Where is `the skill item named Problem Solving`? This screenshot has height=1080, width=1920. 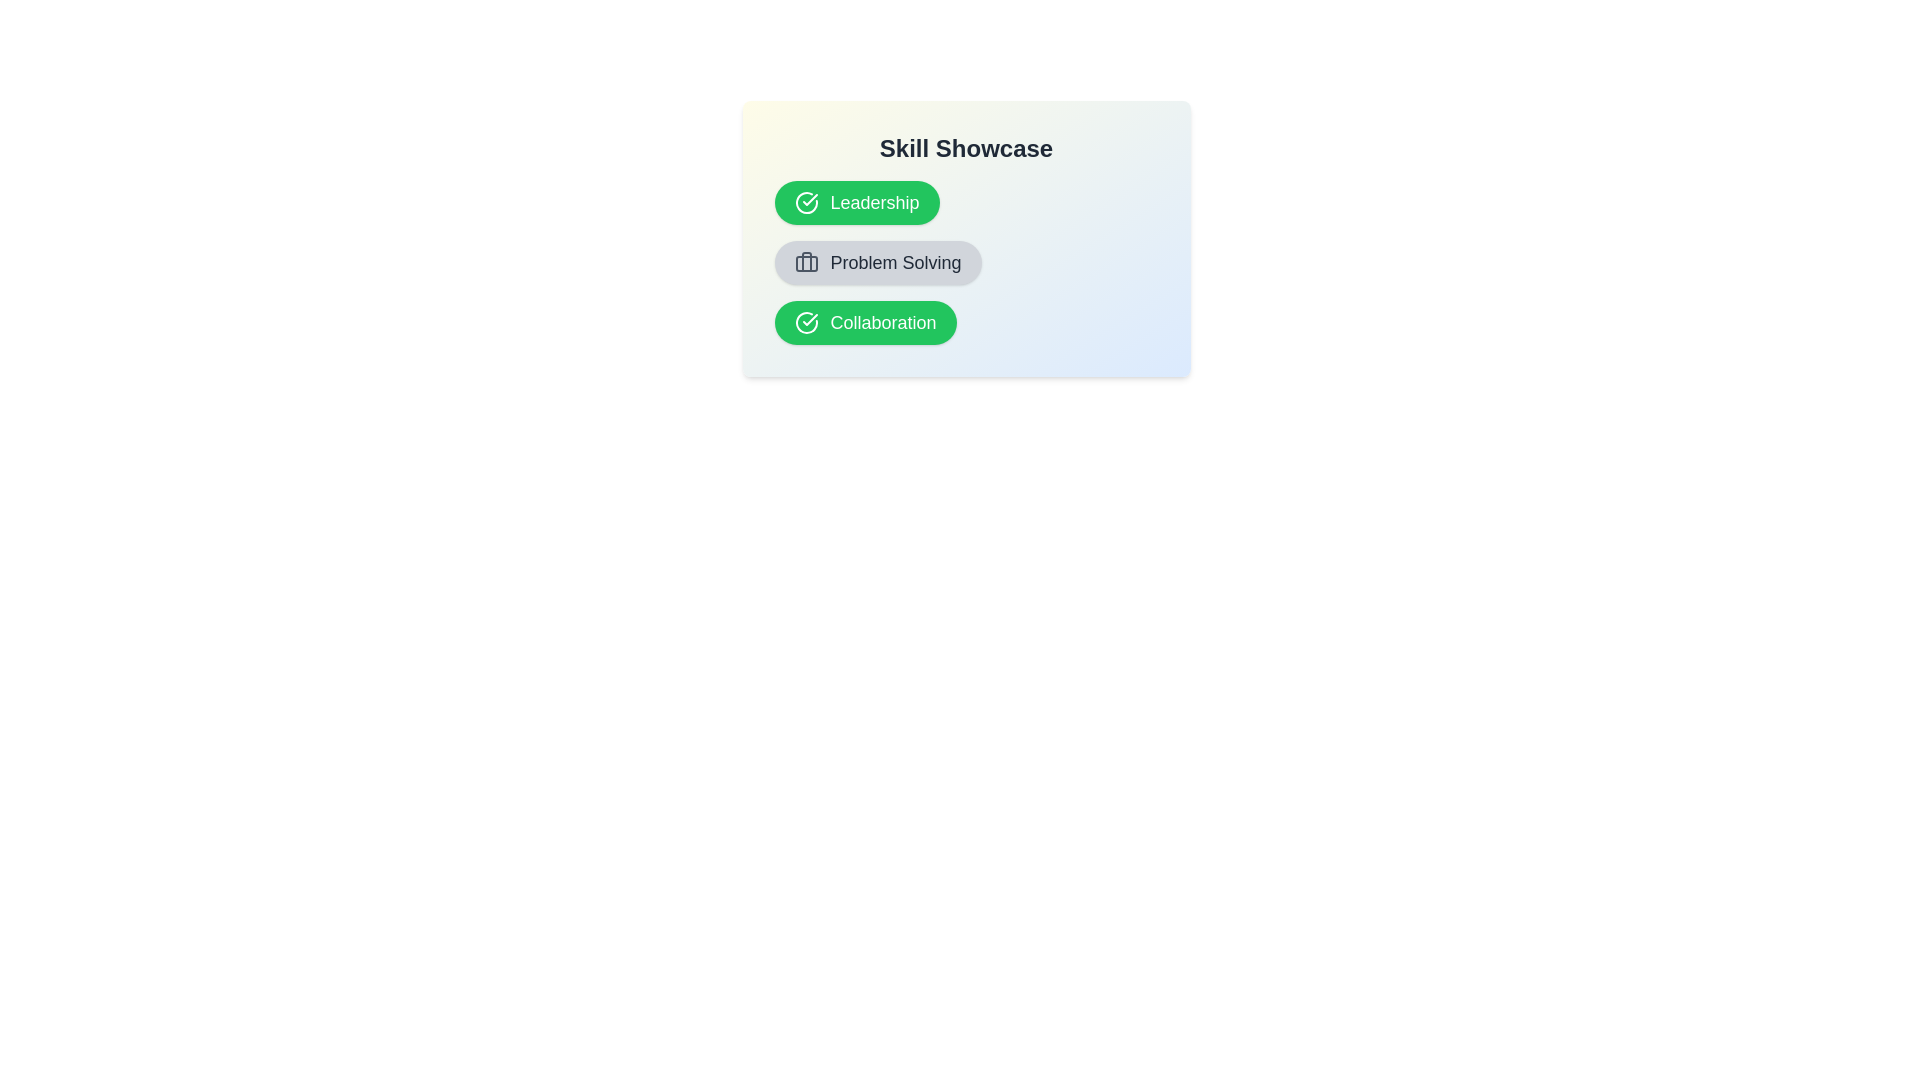 the skill item named Problem Solving is located at coordinates (878, 261).